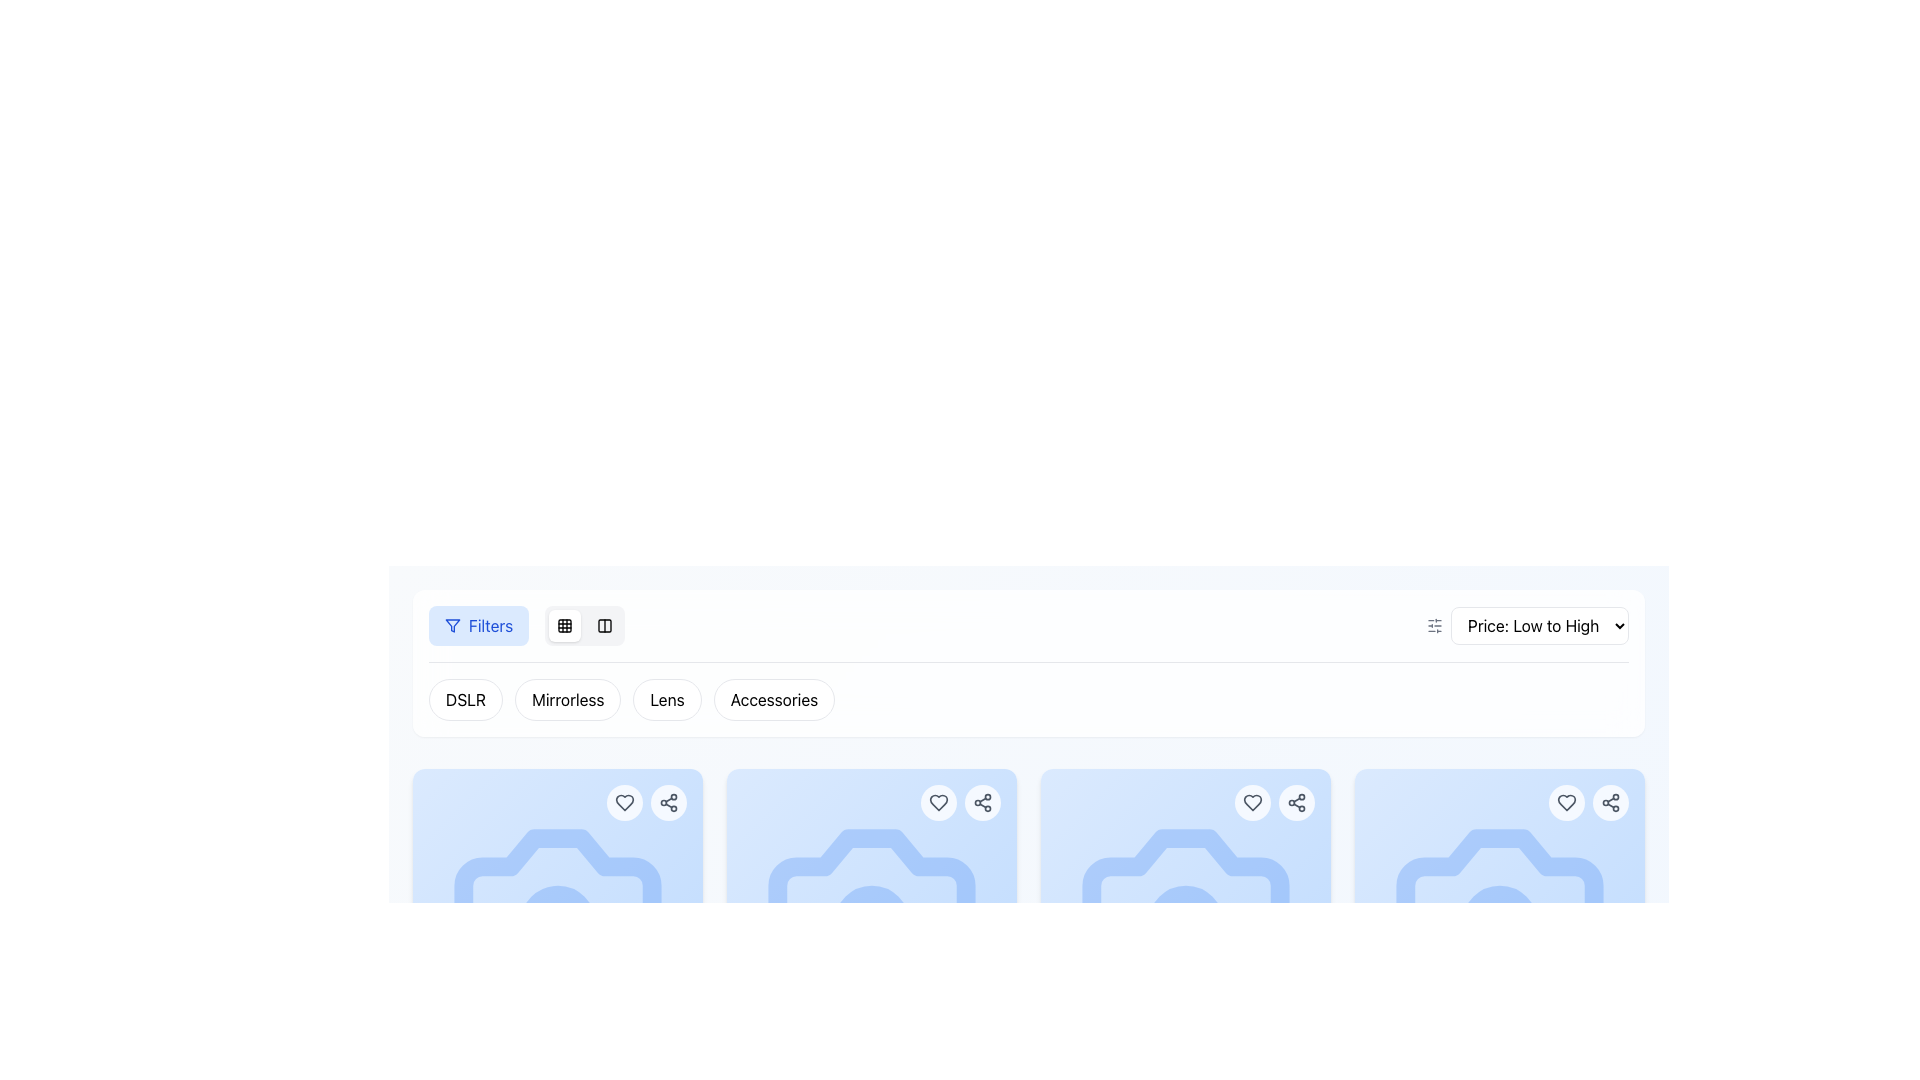 The image size is (1920, 1080). What do you see at coordinates (451, 624) in the screenshot?
I see `the blue funnel icon within the 'Filters' button located on the left side of the horizontal navigation bar above the product listing section` at bounding box center [451, 624].